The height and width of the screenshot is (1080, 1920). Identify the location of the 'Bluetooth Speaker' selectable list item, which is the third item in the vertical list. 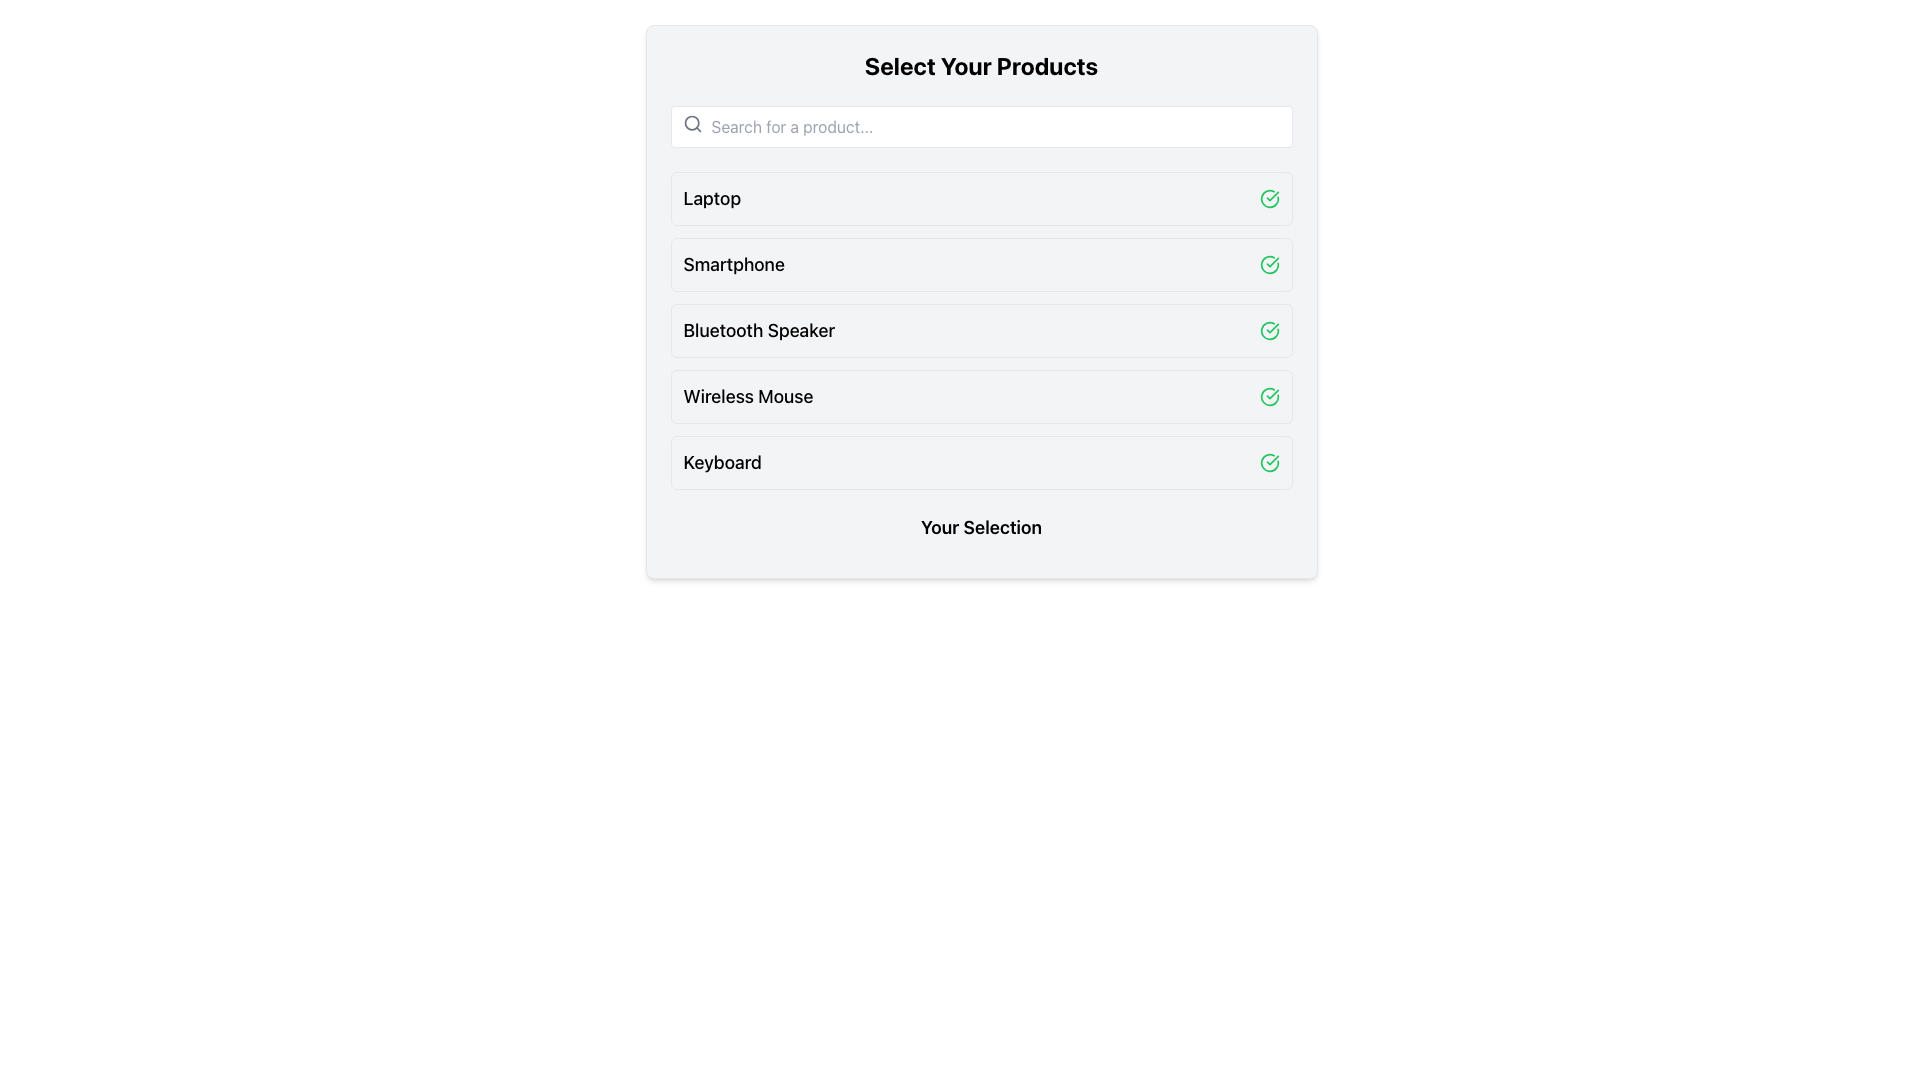
(981, 330).